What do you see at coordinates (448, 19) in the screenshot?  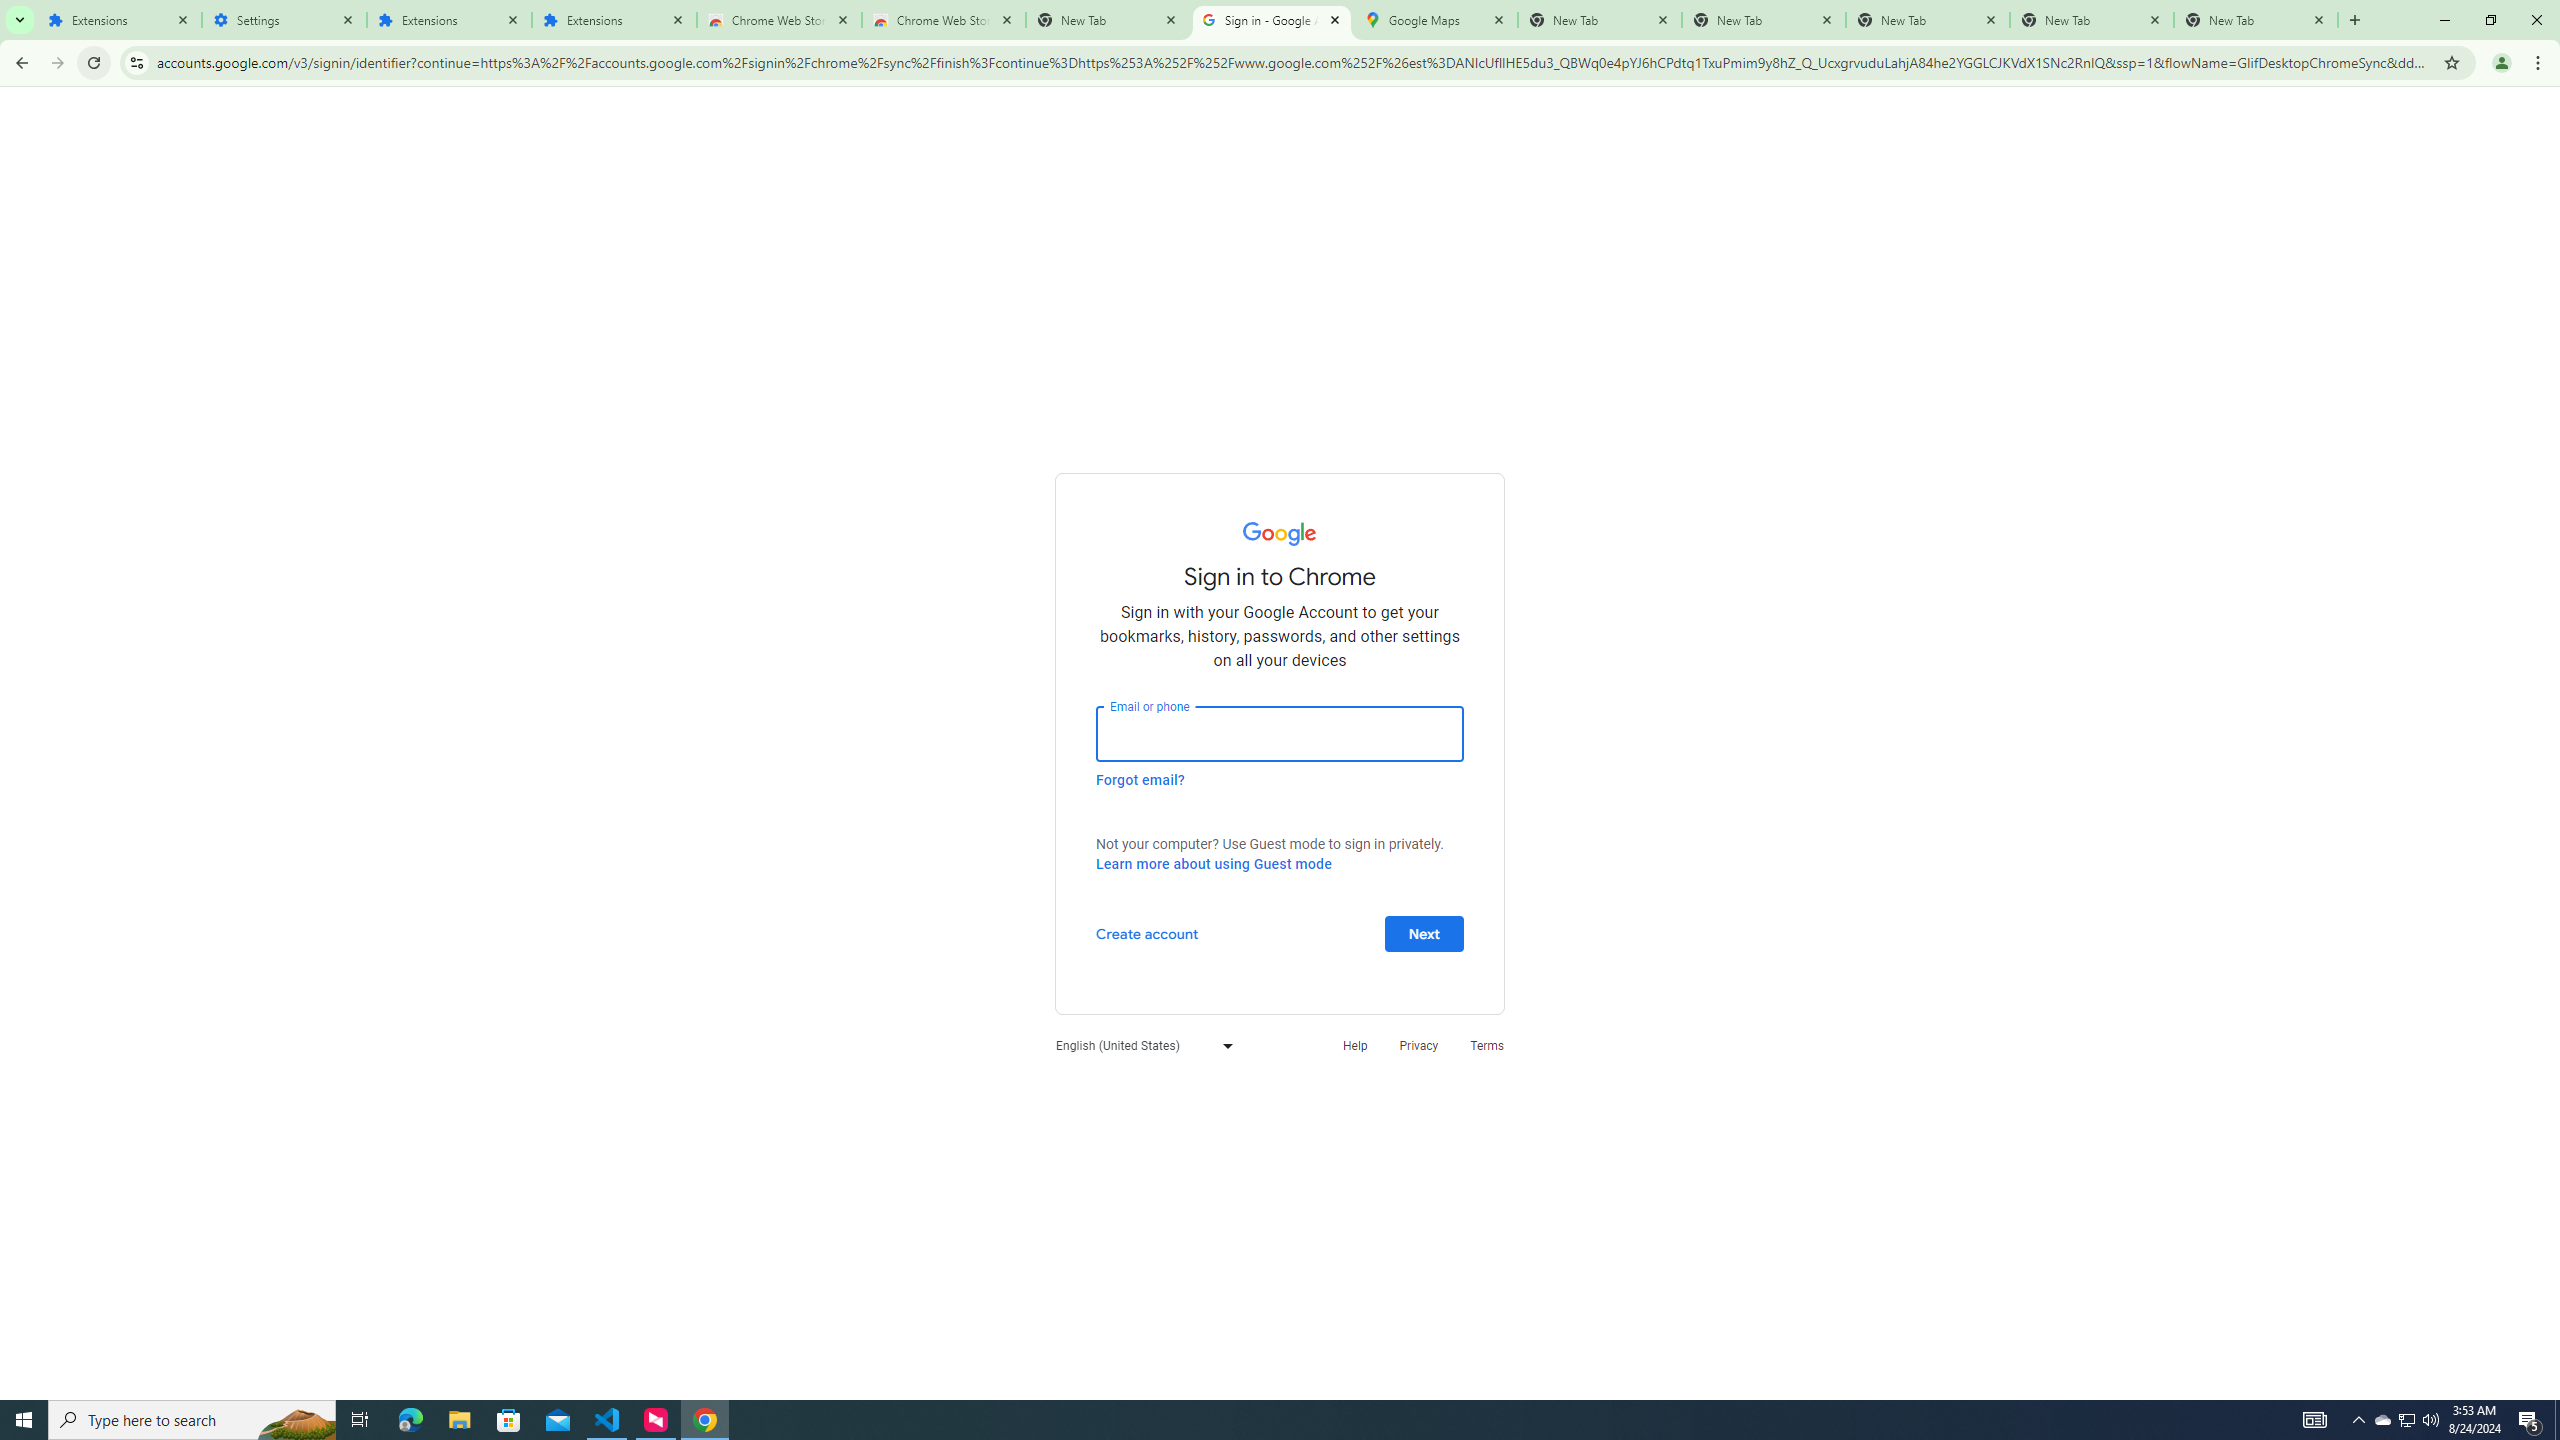 I see `'Extensions'` at bounding box center [448, 19].